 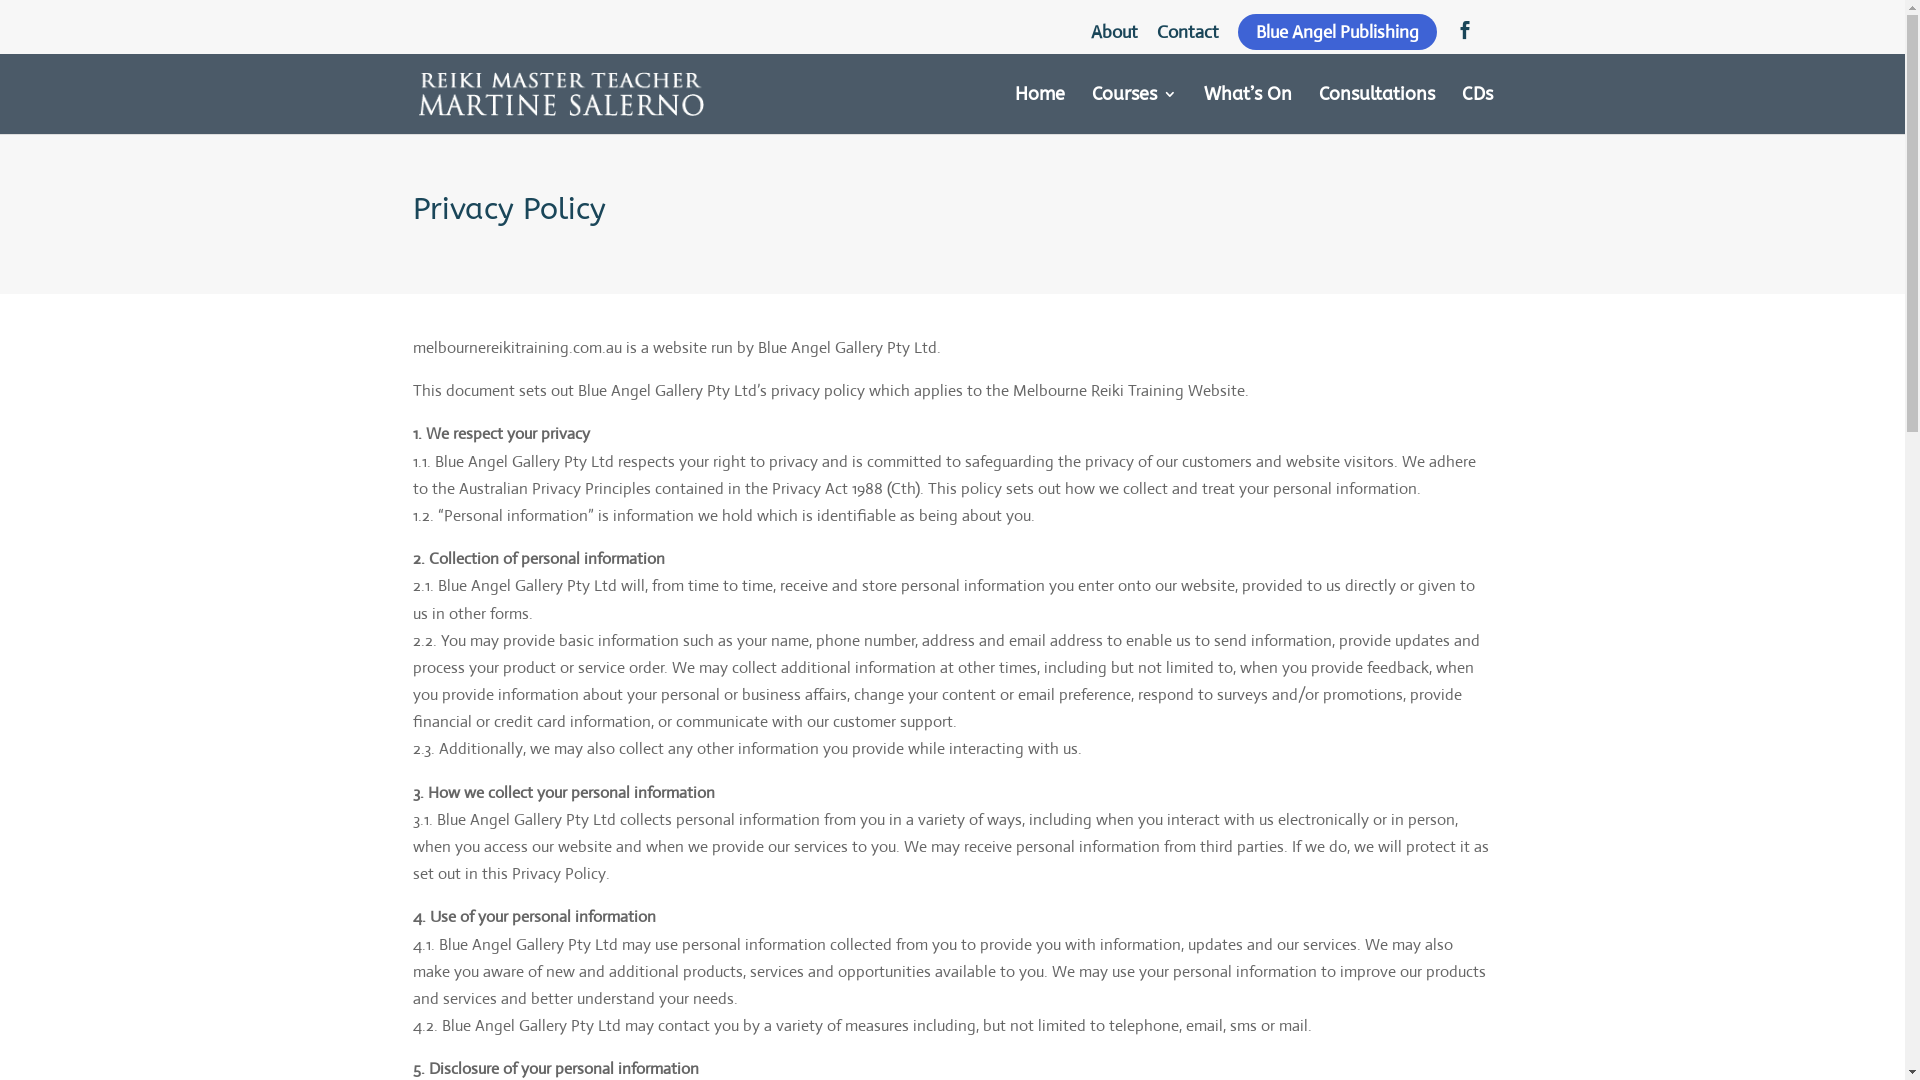 What do you see at coordinates (1134, 110) in the screenshot?
I see `'Courses'` at bounding box center [1134, 110].